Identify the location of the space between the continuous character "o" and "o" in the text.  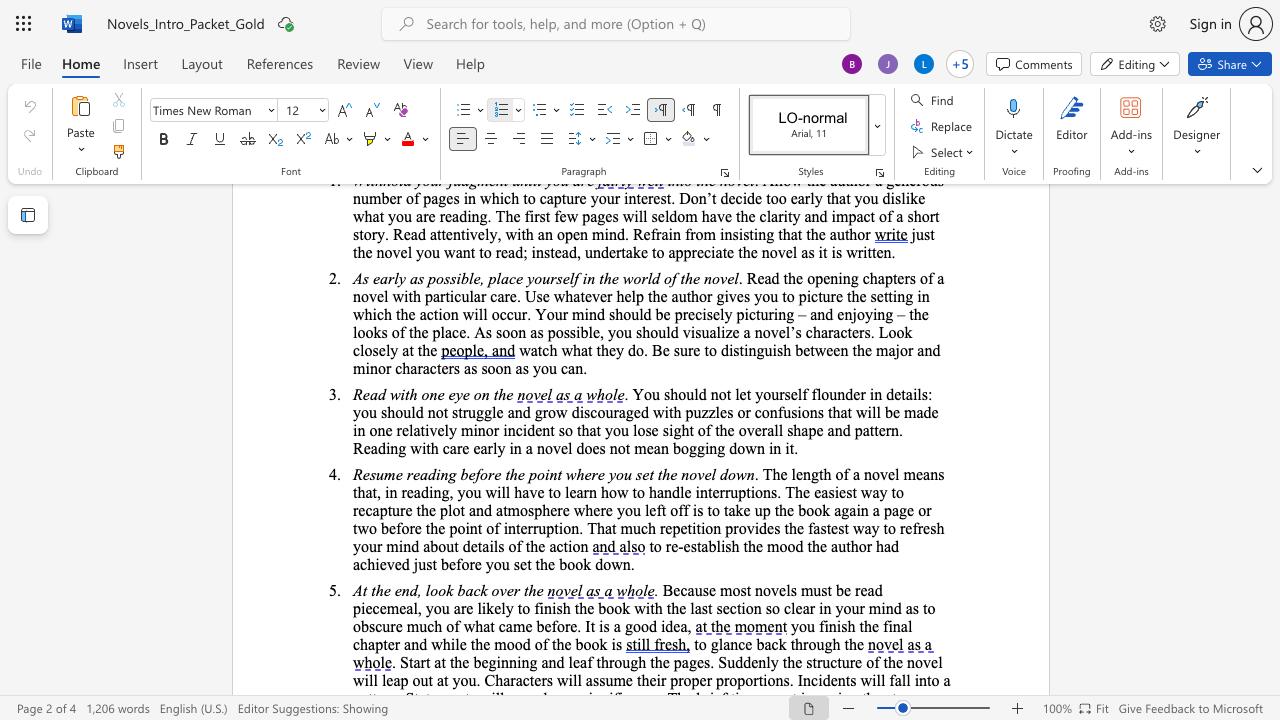
(640, 625).